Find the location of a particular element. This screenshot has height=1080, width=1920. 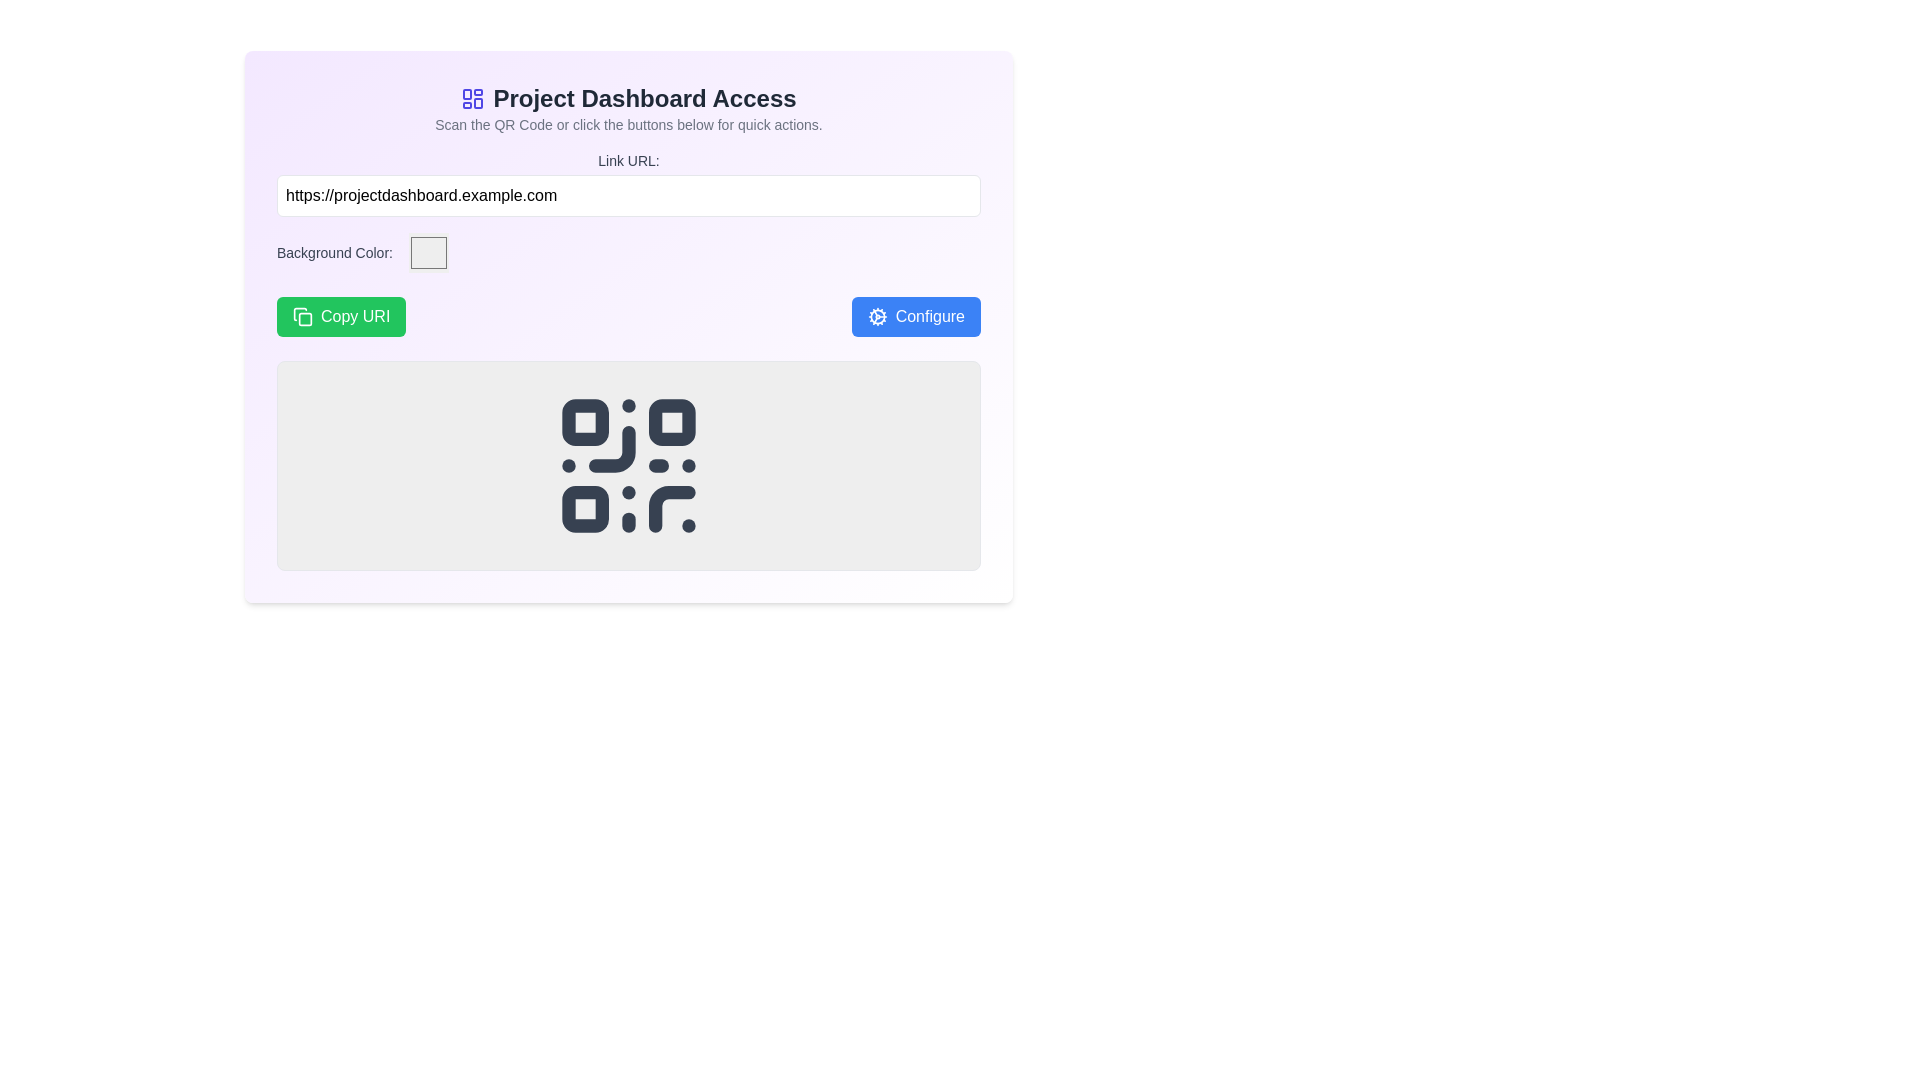

the QR code module, which is the second square from the left in the top row of the QR code structure is located at coordinates (672, 421).